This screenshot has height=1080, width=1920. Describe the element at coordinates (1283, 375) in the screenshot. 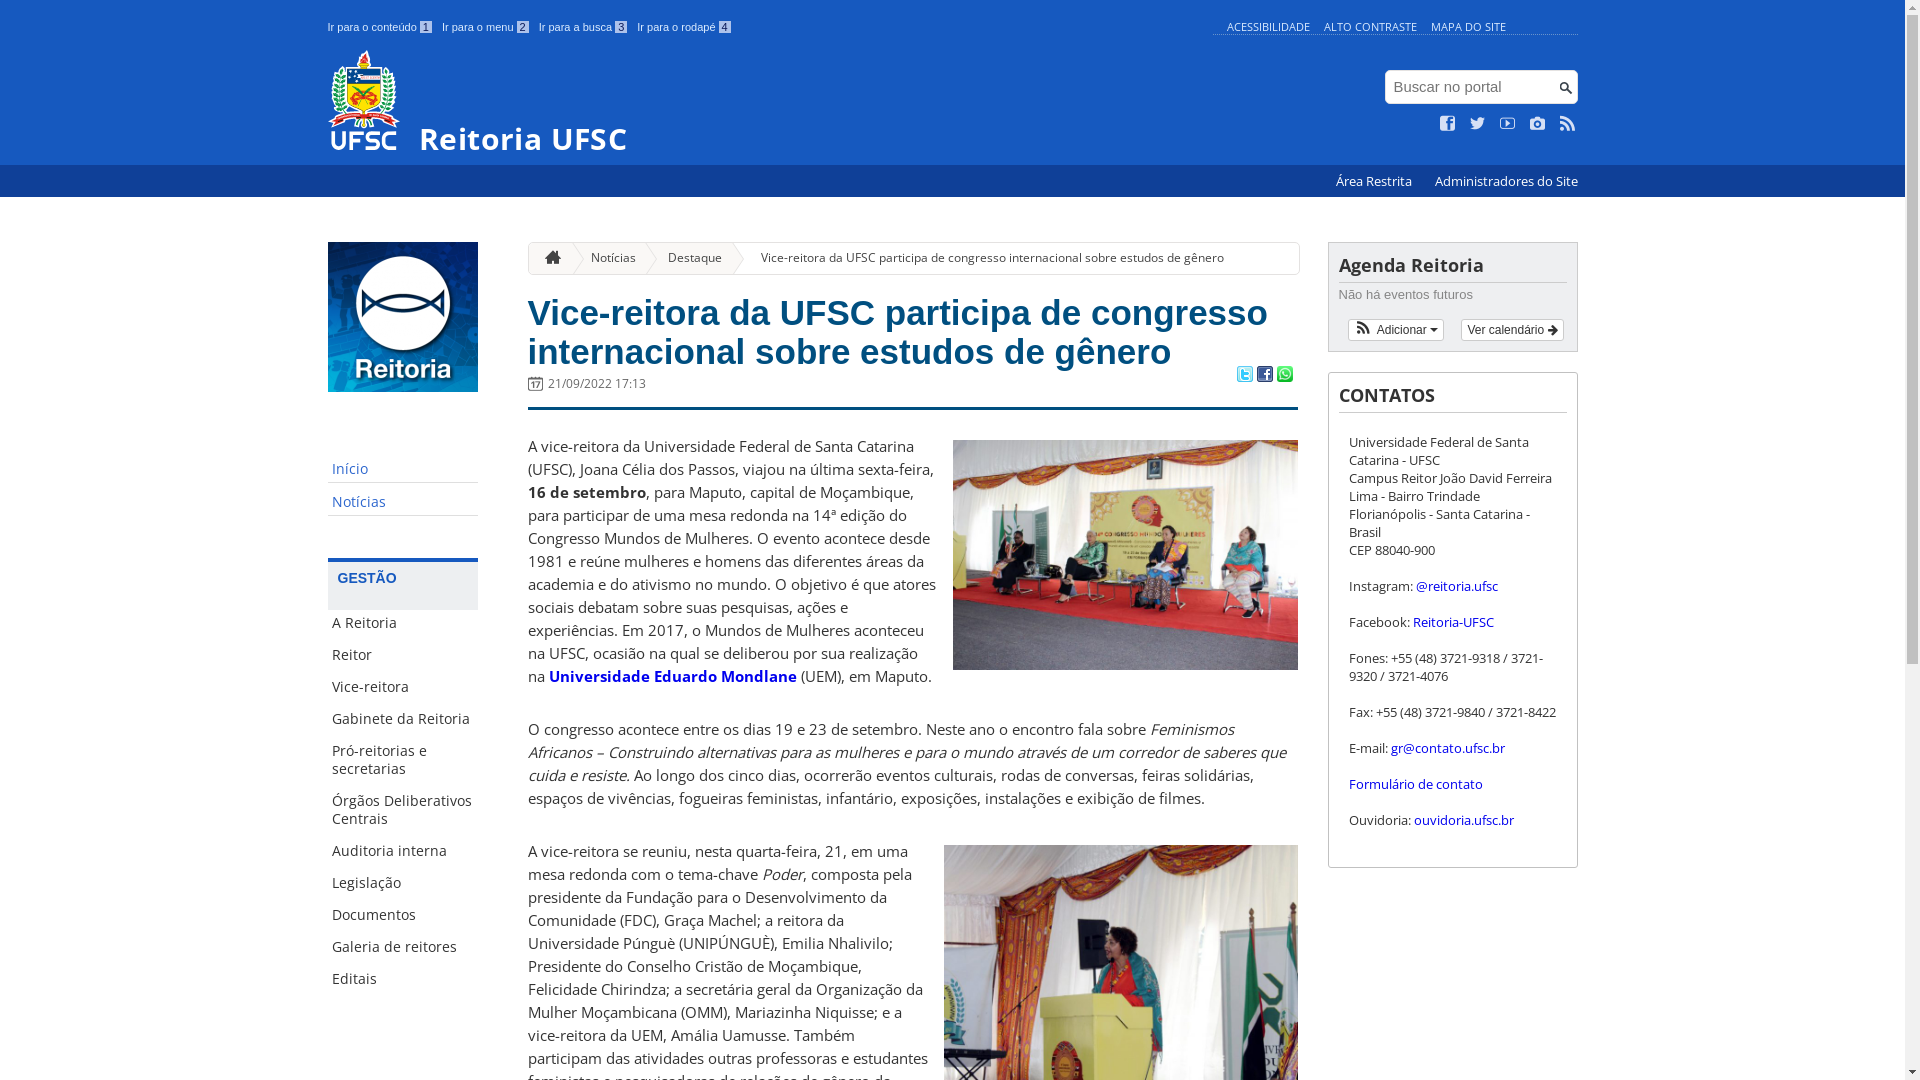

I see `'Compartilhar no WhatsApp'` at that location.